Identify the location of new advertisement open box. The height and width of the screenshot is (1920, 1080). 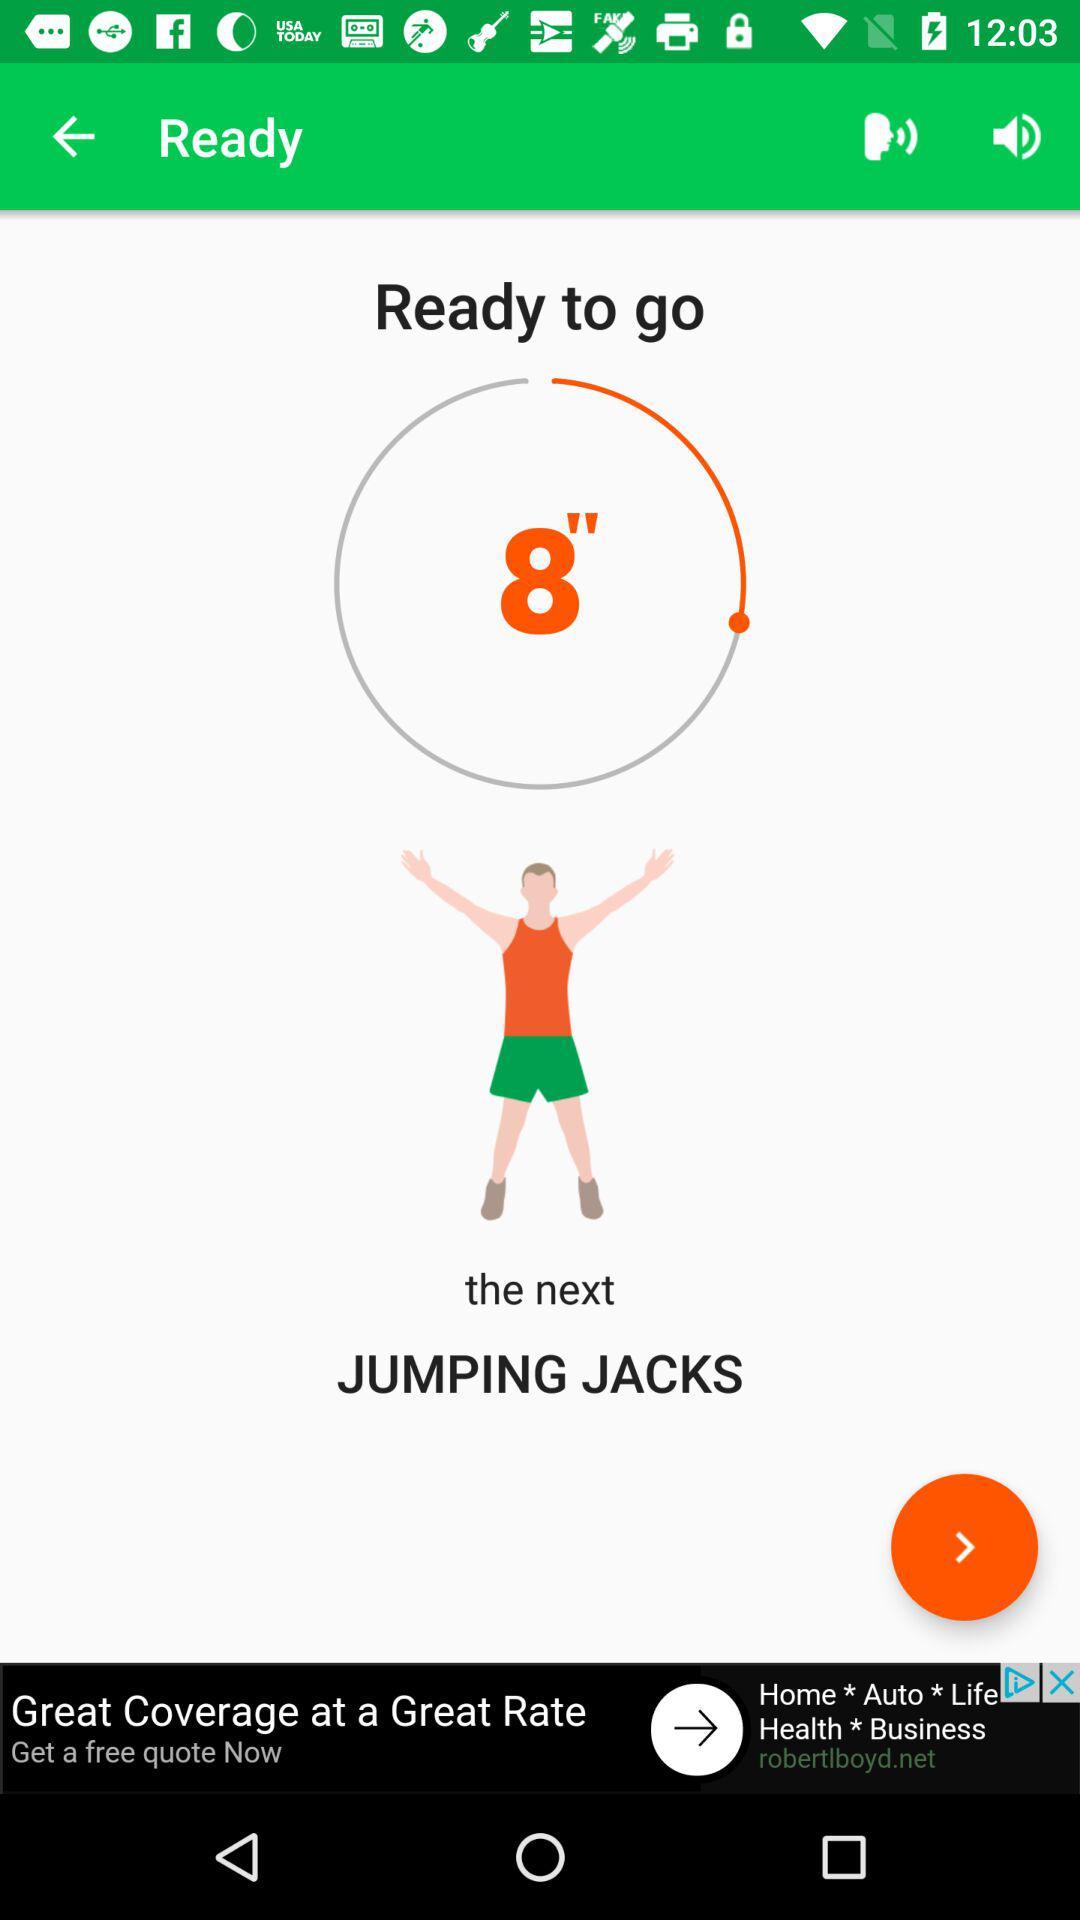
(540, 1727).